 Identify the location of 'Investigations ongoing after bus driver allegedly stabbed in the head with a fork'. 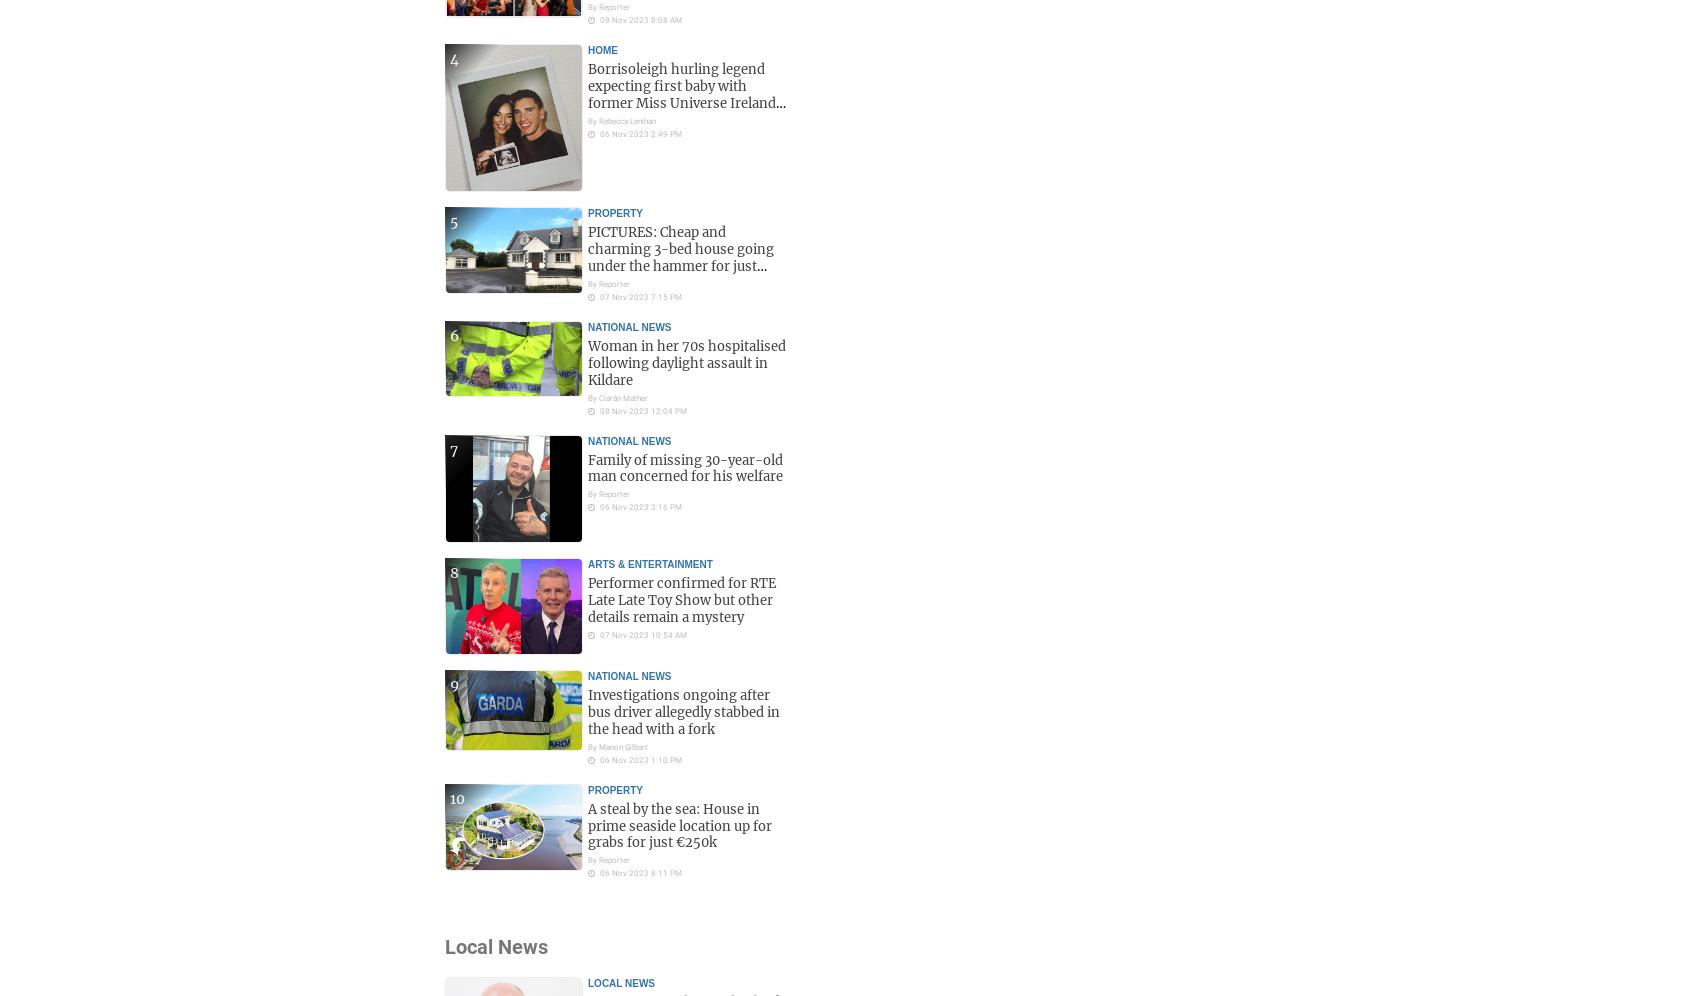
(683, 710).